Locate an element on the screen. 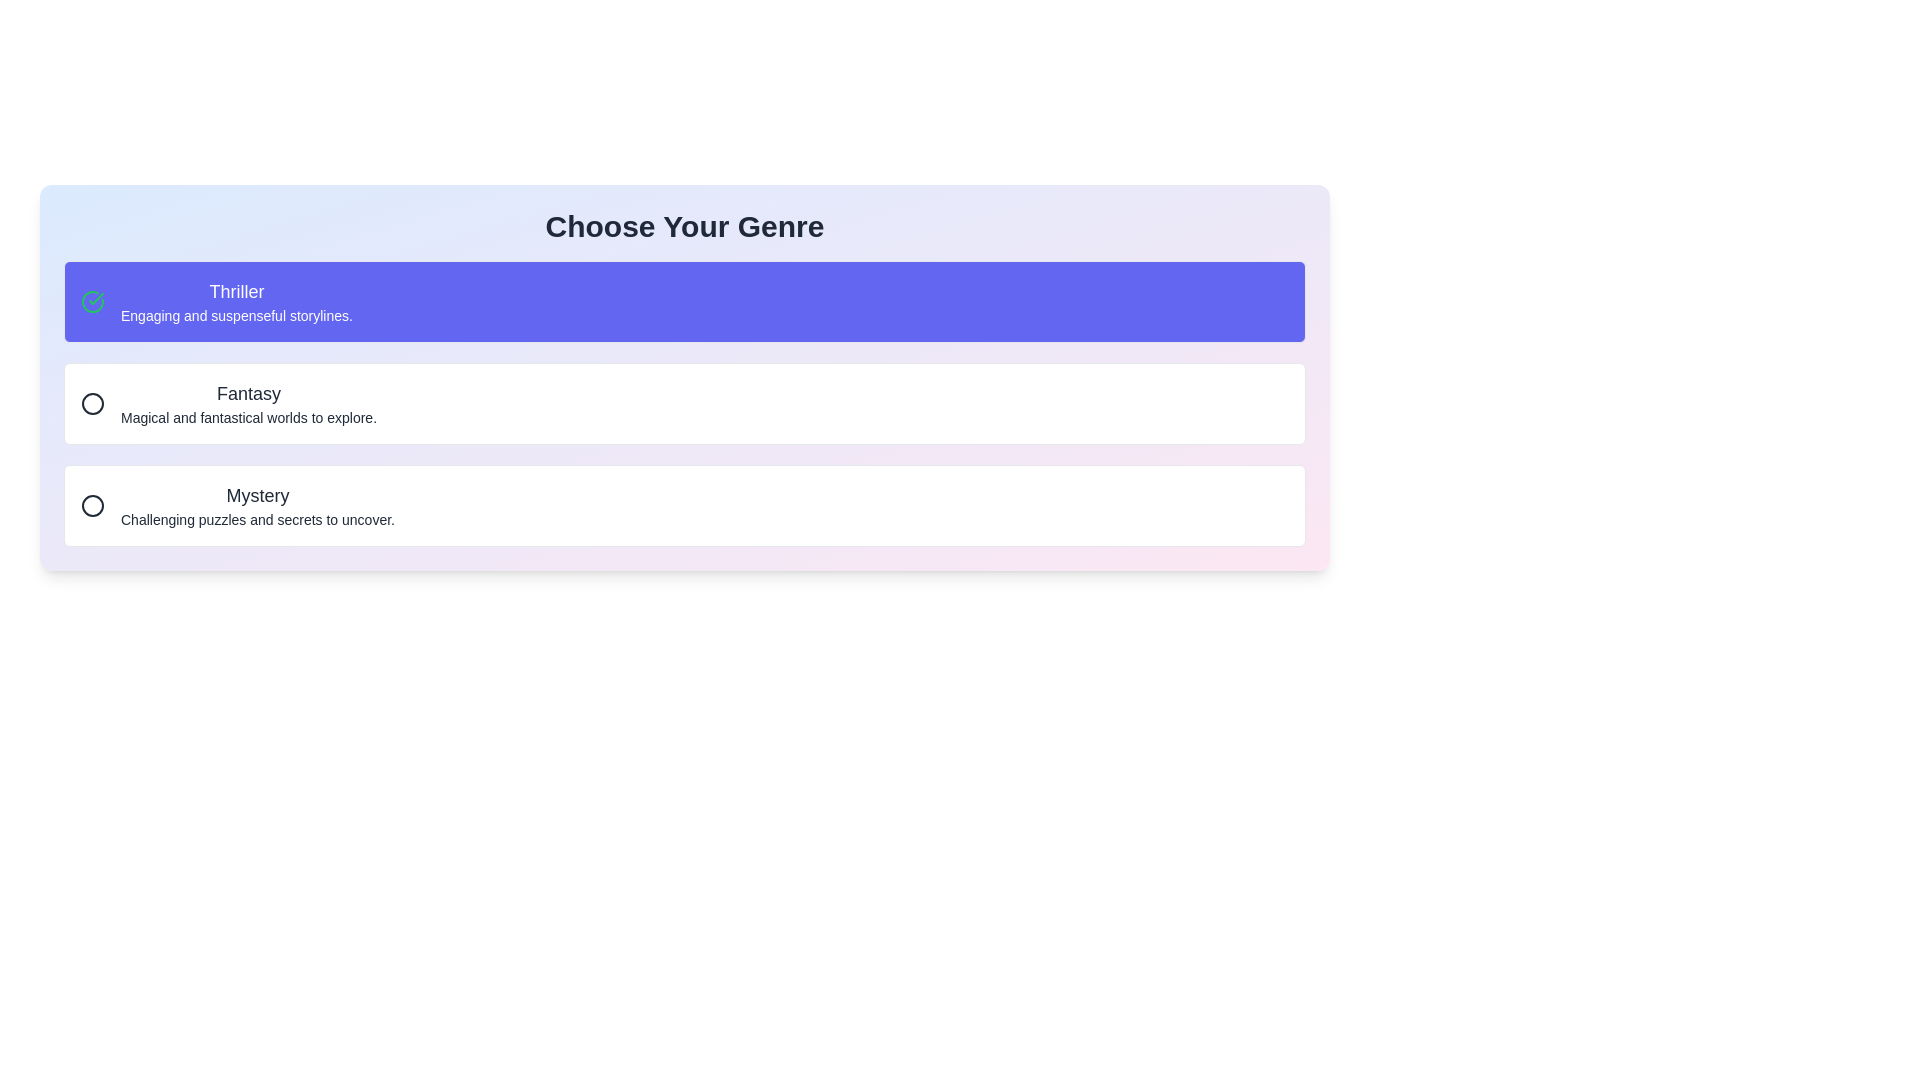 The height and width of the screenshot is (1080, 1920). the Circular Icon that indicates the selection state for the 'Mystery' option, located at the right margin of the option box is located at coordinates (91, 504).